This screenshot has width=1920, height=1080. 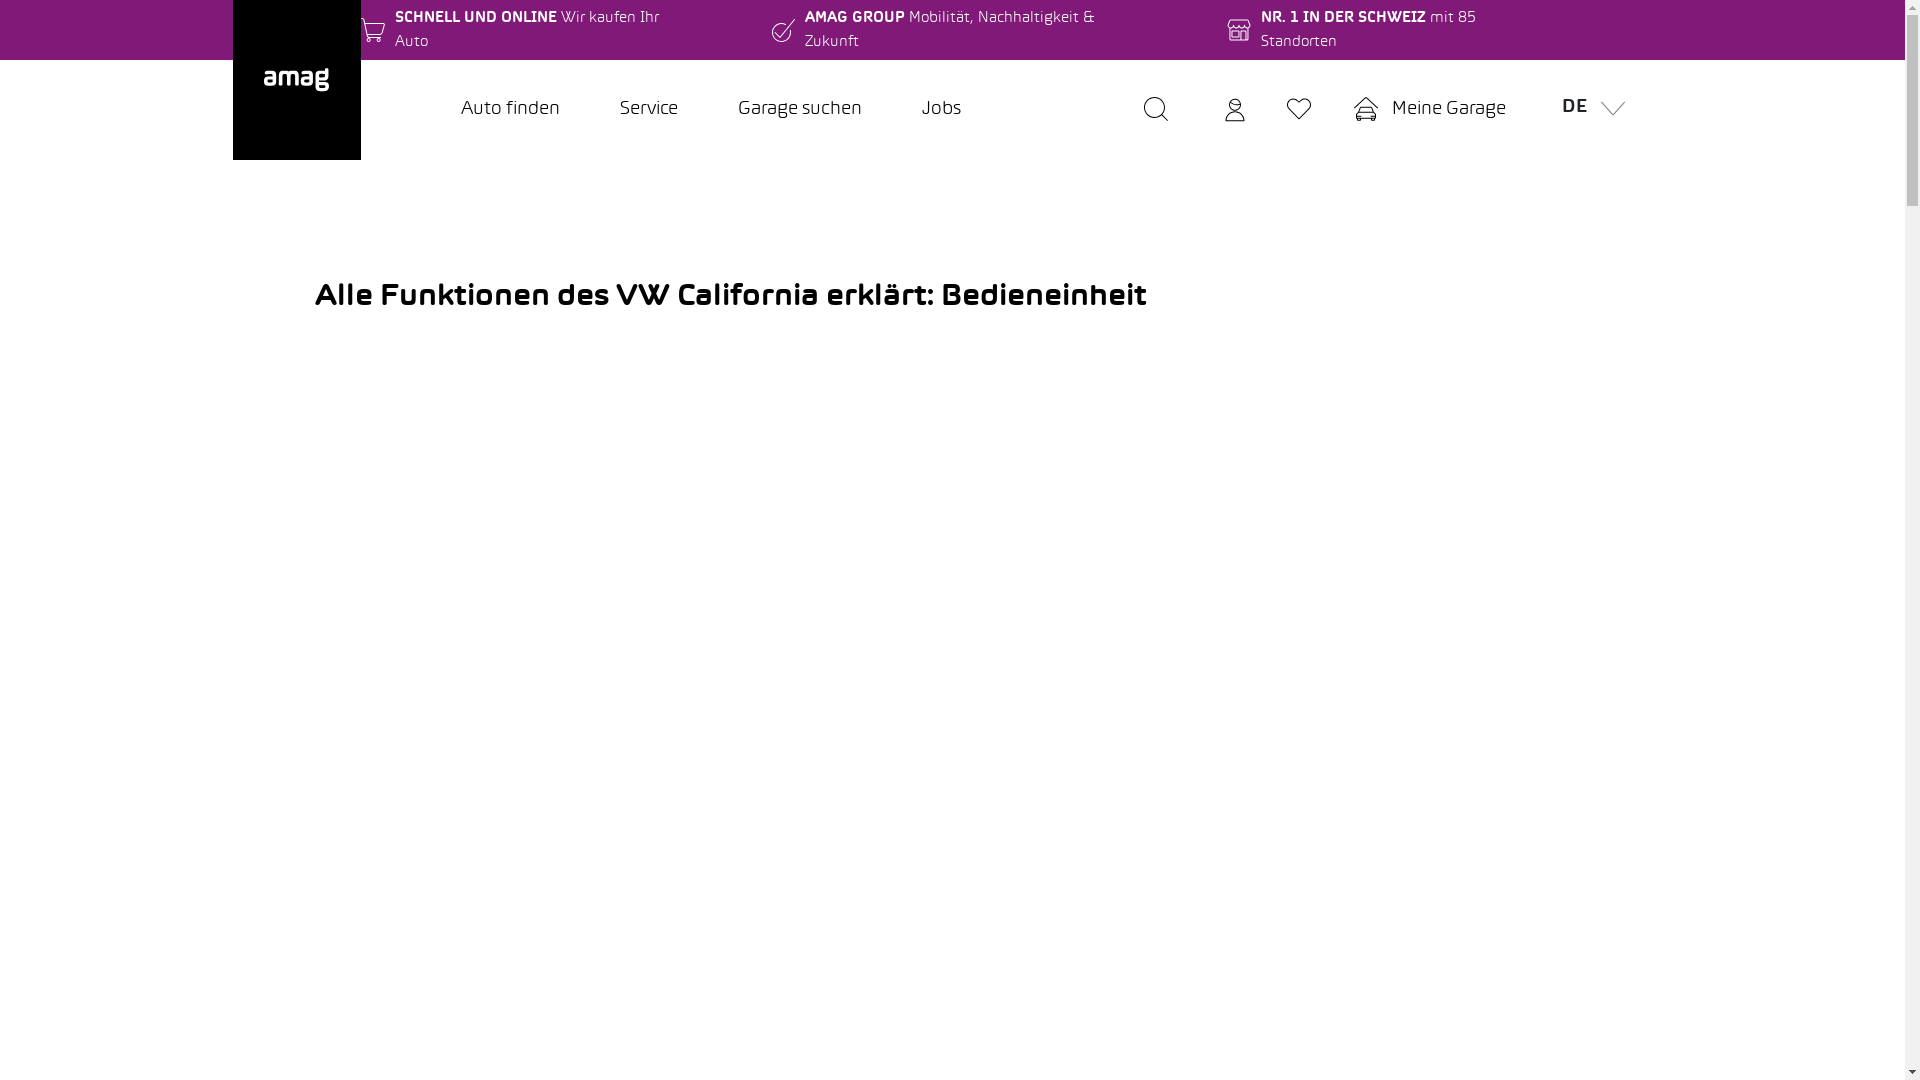 What do you see at coordinates (589, 110) in the screenshot?
I see `'Service'` at bounding box center [589, 110].